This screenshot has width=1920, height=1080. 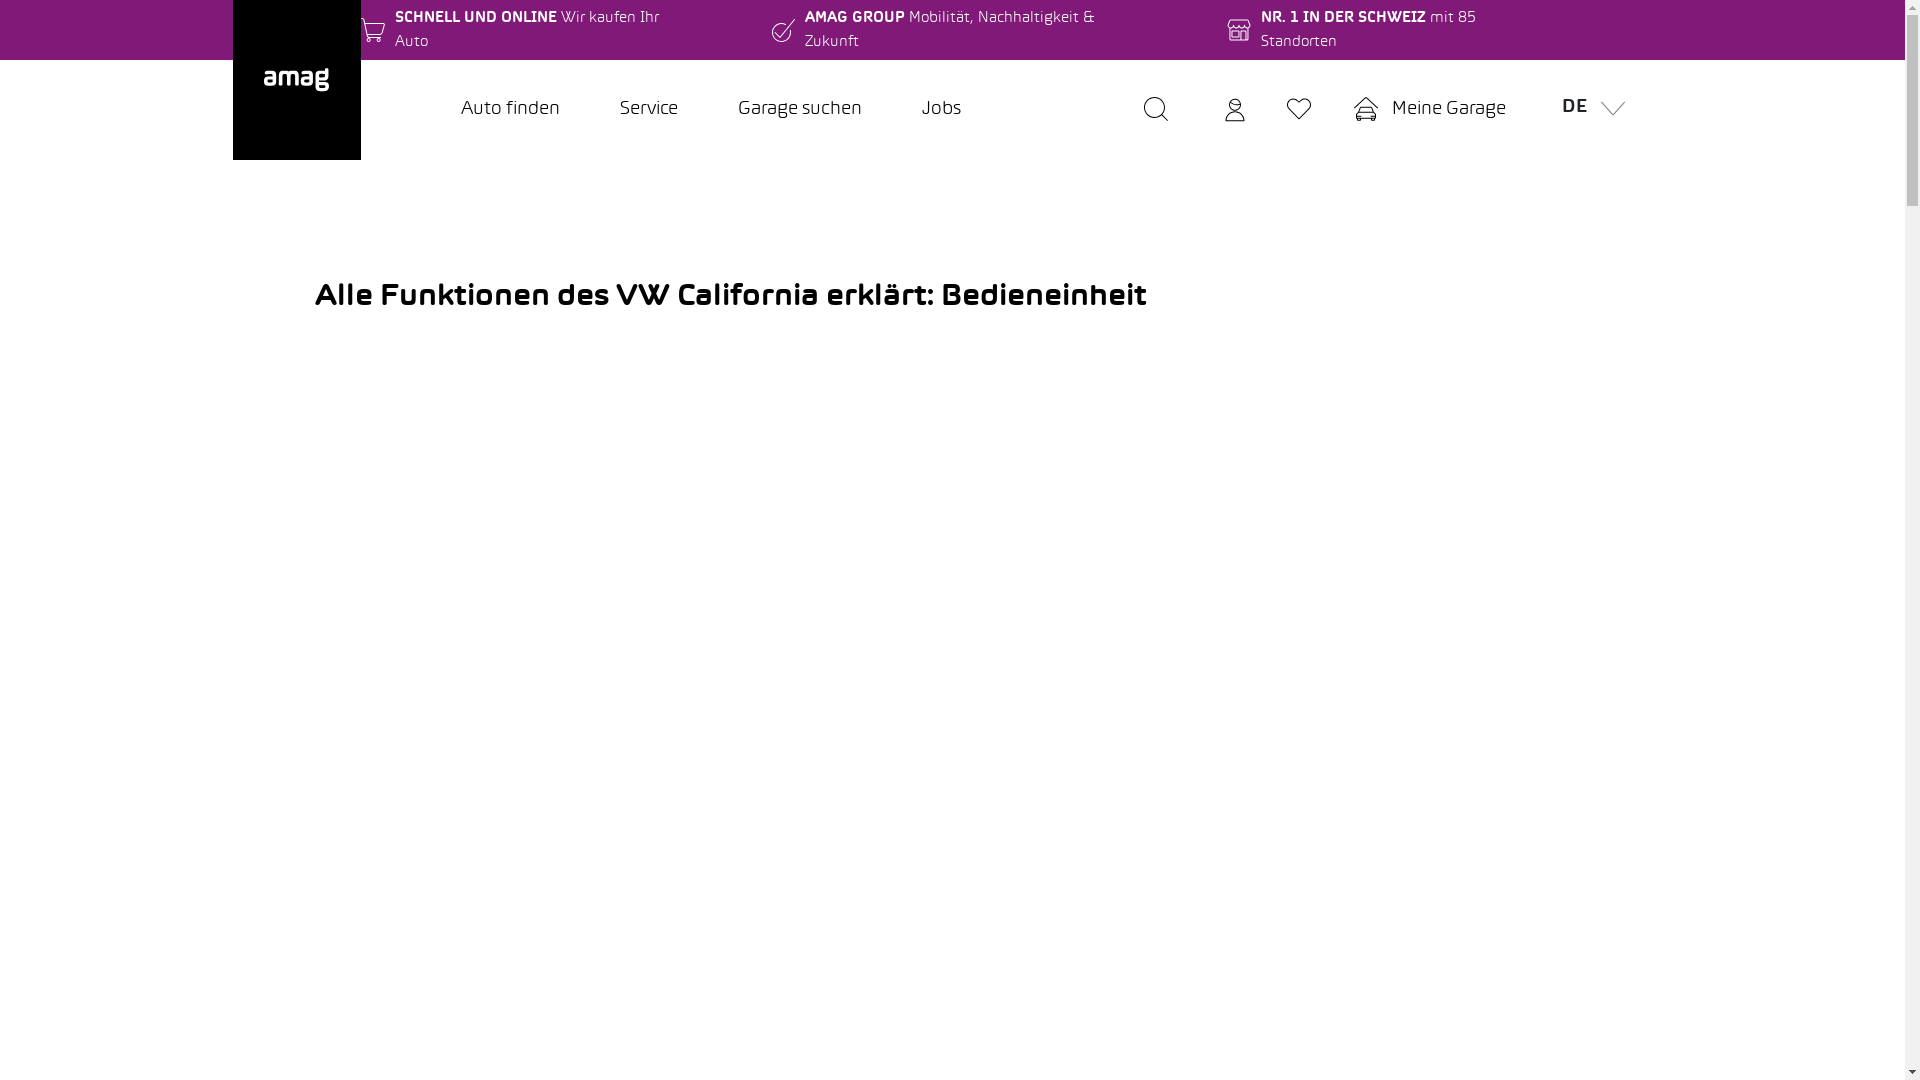 What do you see at coordinates (589, 110) in the screenshot?
I see `'Service'` at bounding box center [589, 110].